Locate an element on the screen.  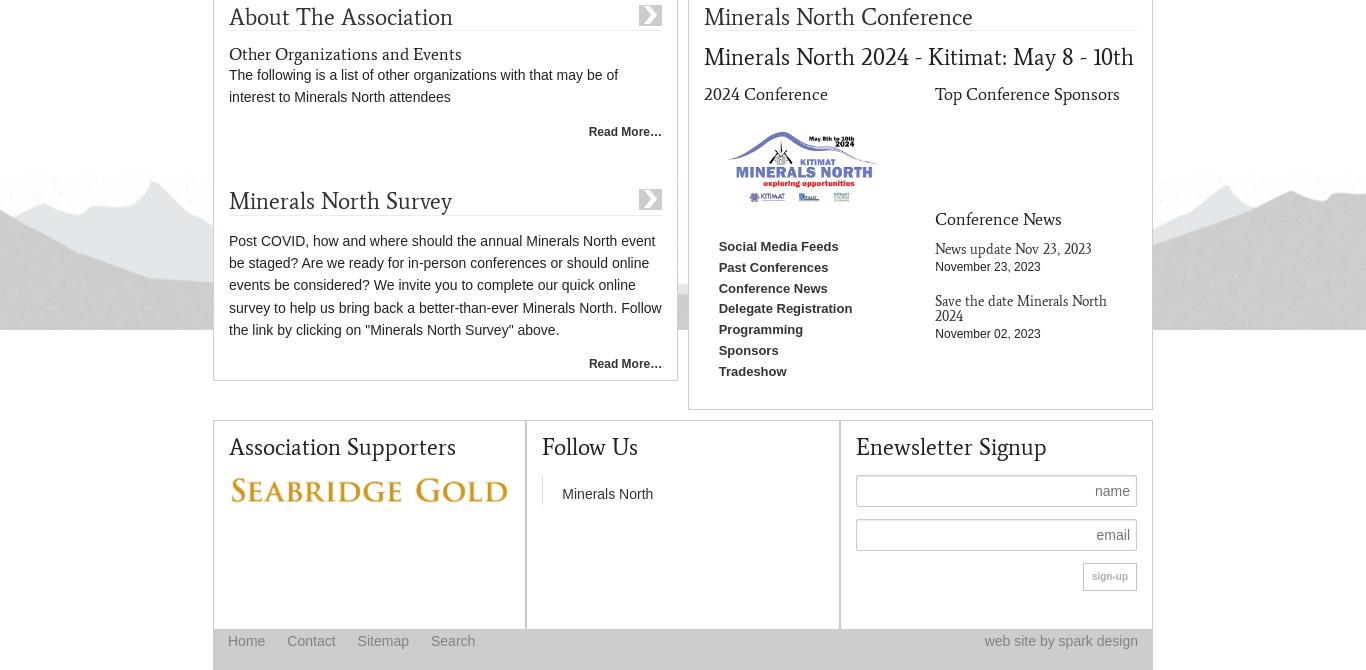
'Contact' is located at coordinates (286, 639).